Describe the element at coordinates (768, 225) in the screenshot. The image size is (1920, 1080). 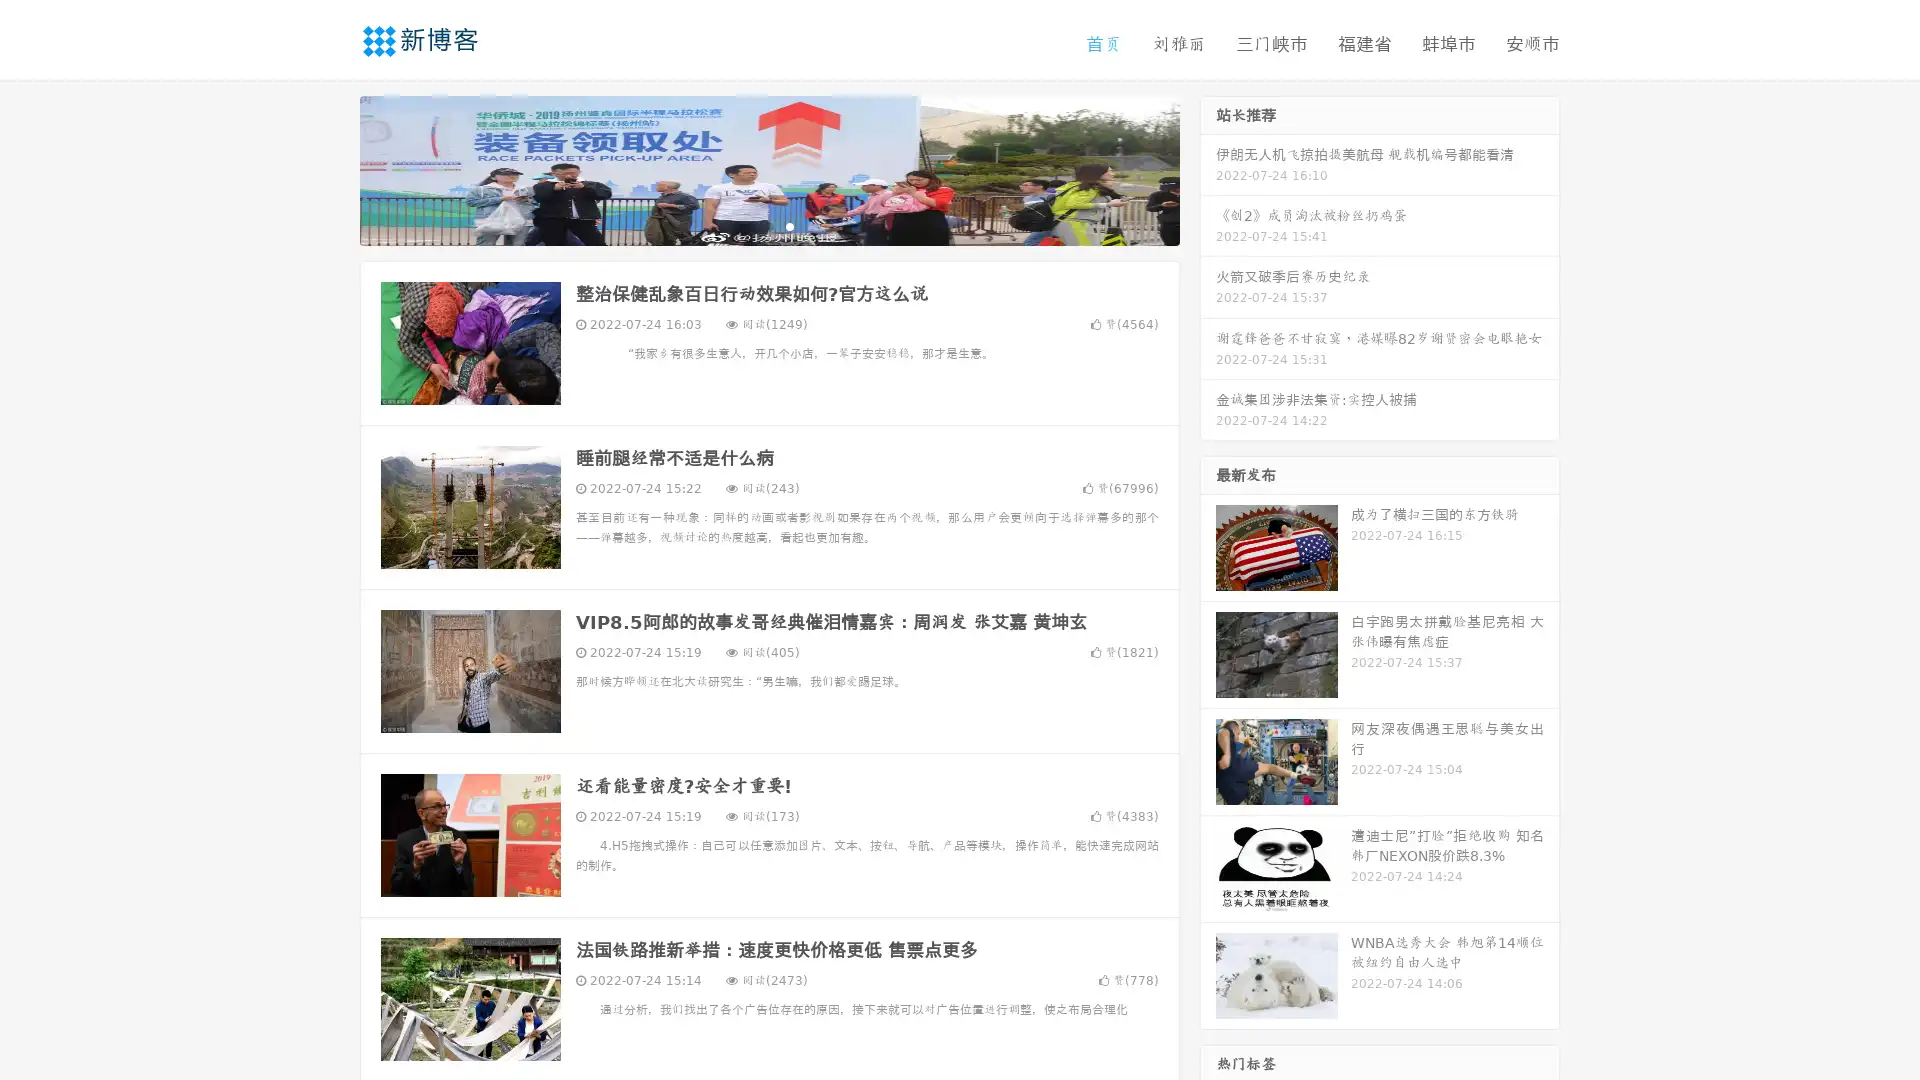
I see `Go to slide 2` at that location.